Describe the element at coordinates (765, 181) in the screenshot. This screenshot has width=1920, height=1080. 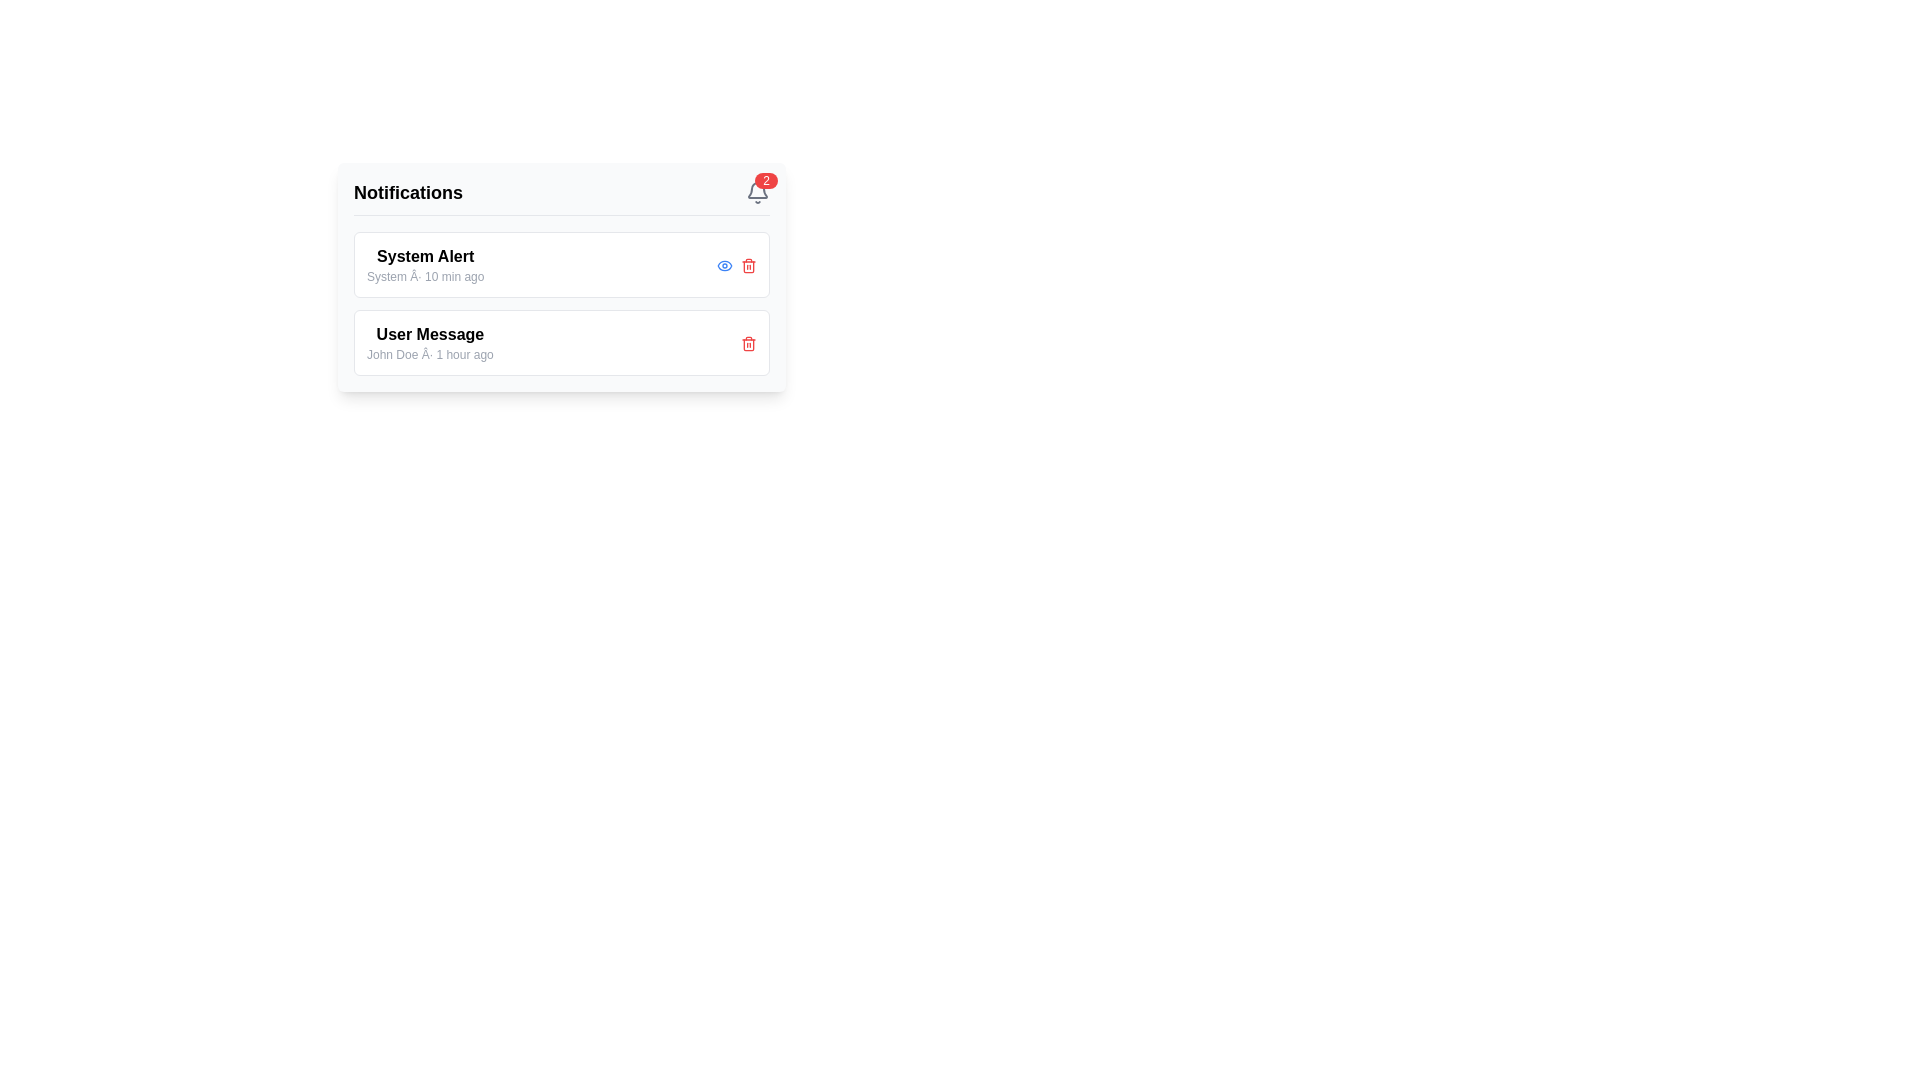
I see `the small red circular badge displaying the number '2', which is positioned above the top-right corner of the bell icon in the notifications section` at that location.